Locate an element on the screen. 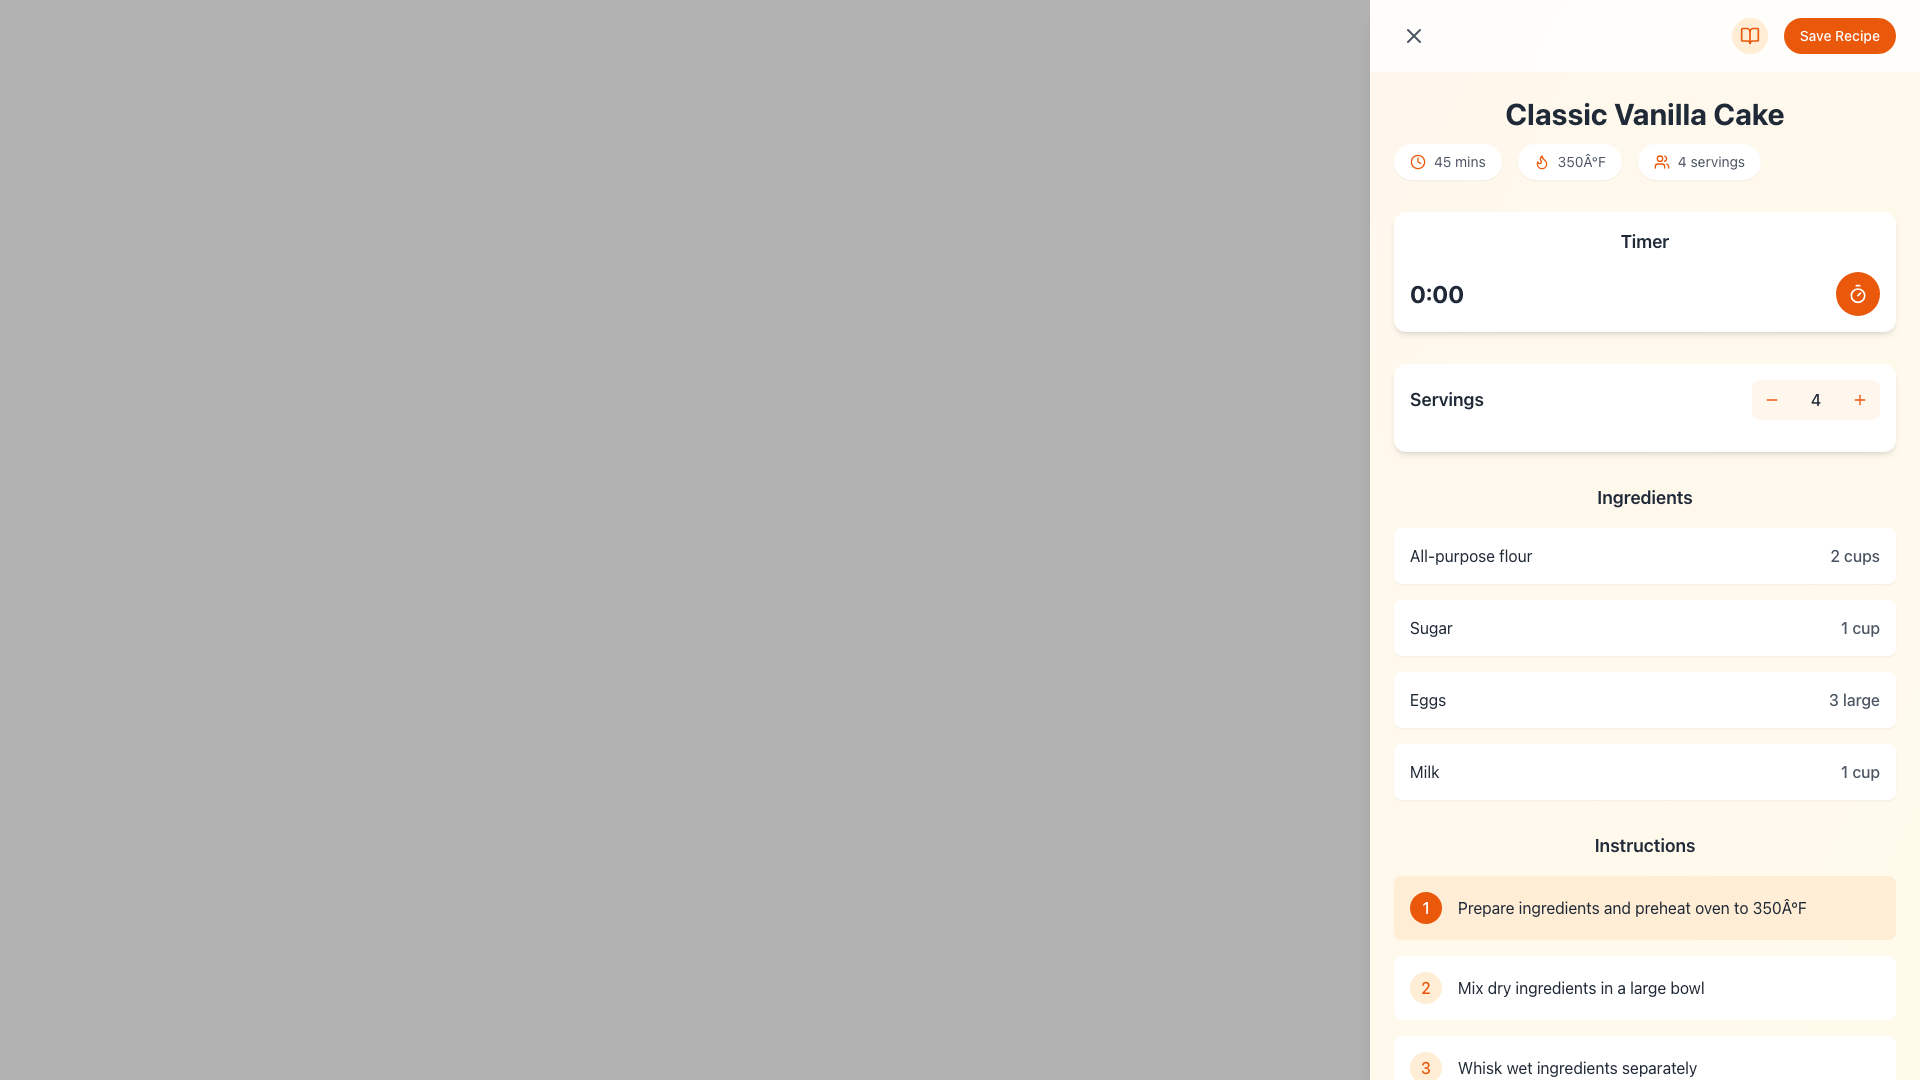 Image resolution: width=1920 pixels, height=1080 pixels. the static text displaying the second step in the recipe's instructions, located next to the circular icon with the number '2' is located at coordinates (1669, 986).